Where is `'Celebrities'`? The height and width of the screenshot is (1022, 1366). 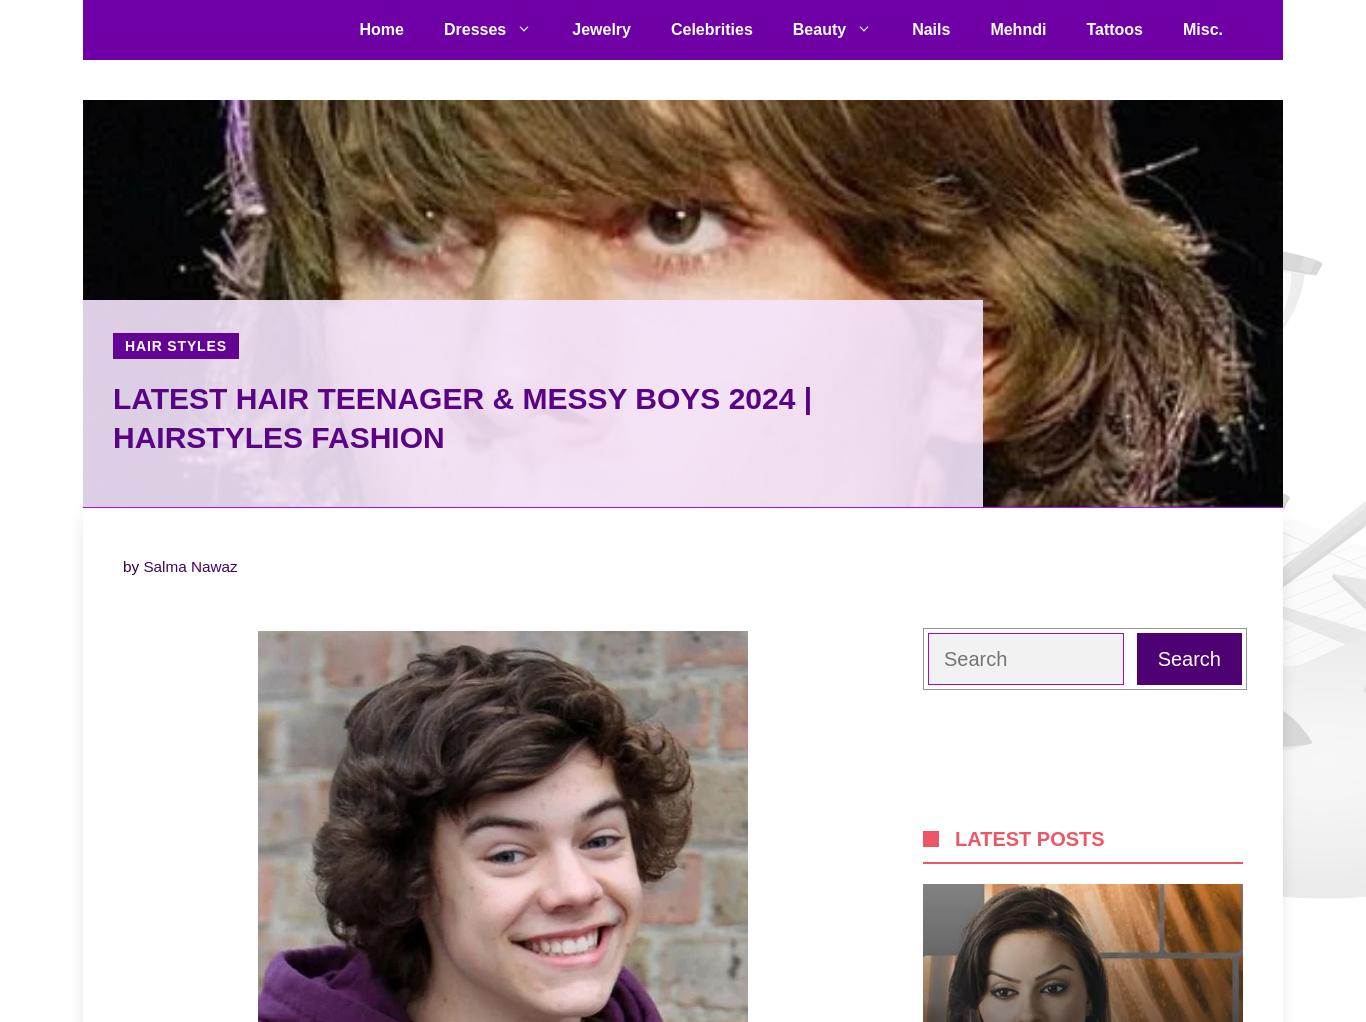 'Celebrities' is located at coordinates (711, 28).